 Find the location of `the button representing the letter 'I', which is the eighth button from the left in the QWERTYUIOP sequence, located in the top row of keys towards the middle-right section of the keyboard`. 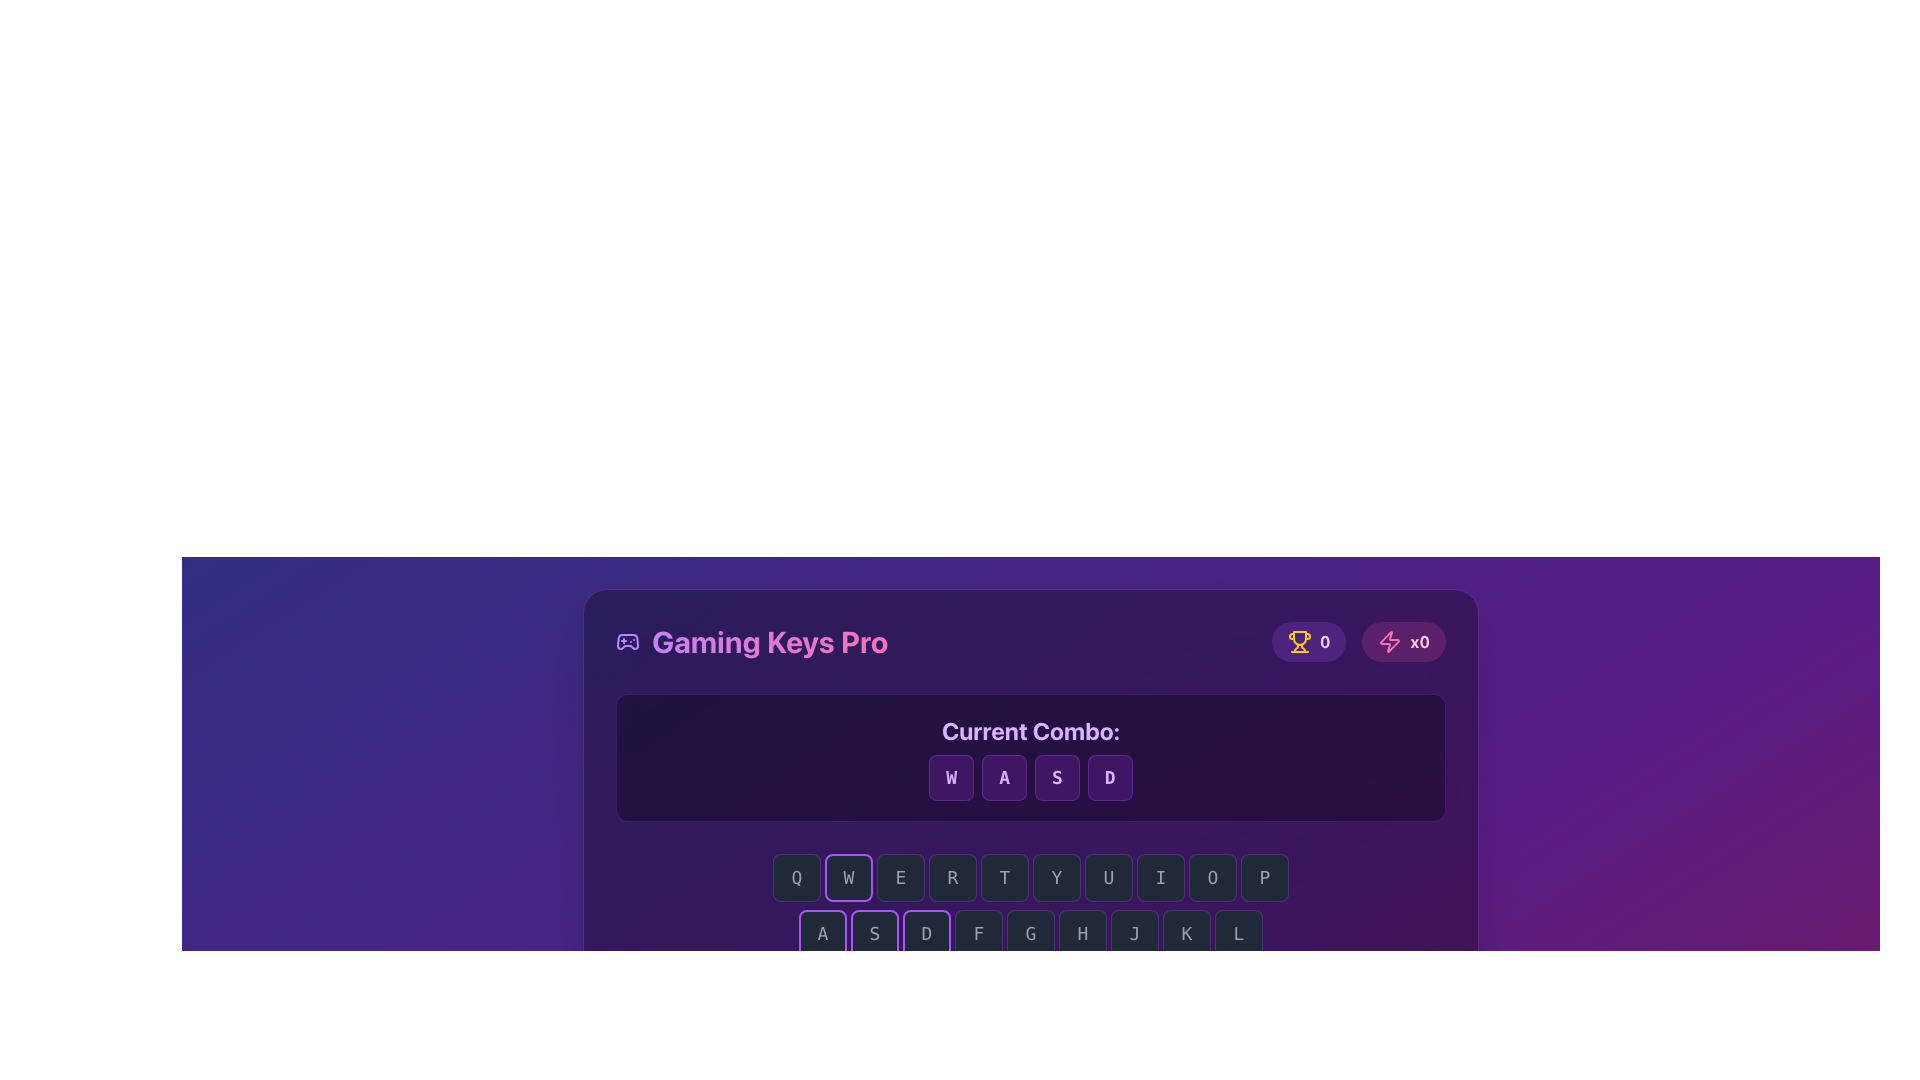

the button representing the letter 'I', which is the eighth button from the left in the QWERTYUIOP sequence, located in the top row of keys towards the middle-right section of the keyboard is located at coordinates (1161, 877).